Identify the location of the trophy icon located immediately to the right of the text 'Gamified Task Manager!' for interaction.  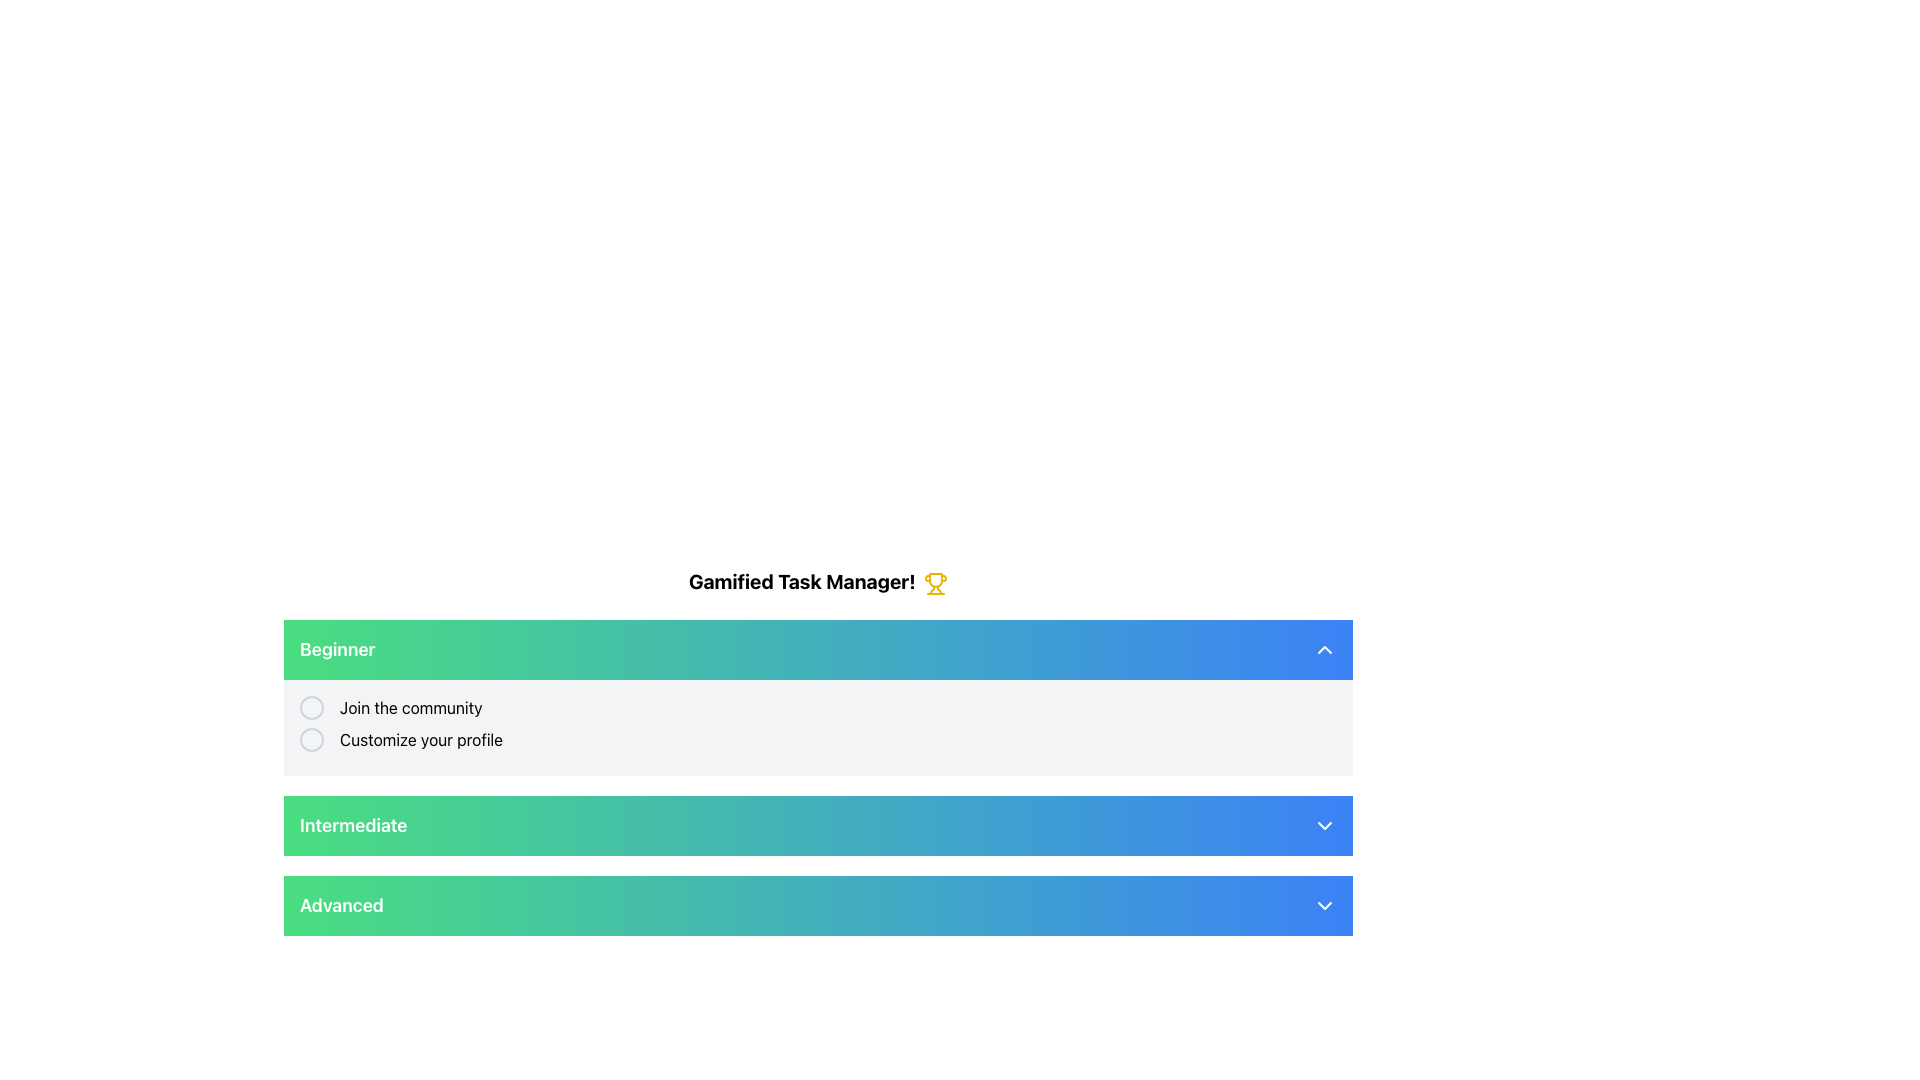
(935, 583).